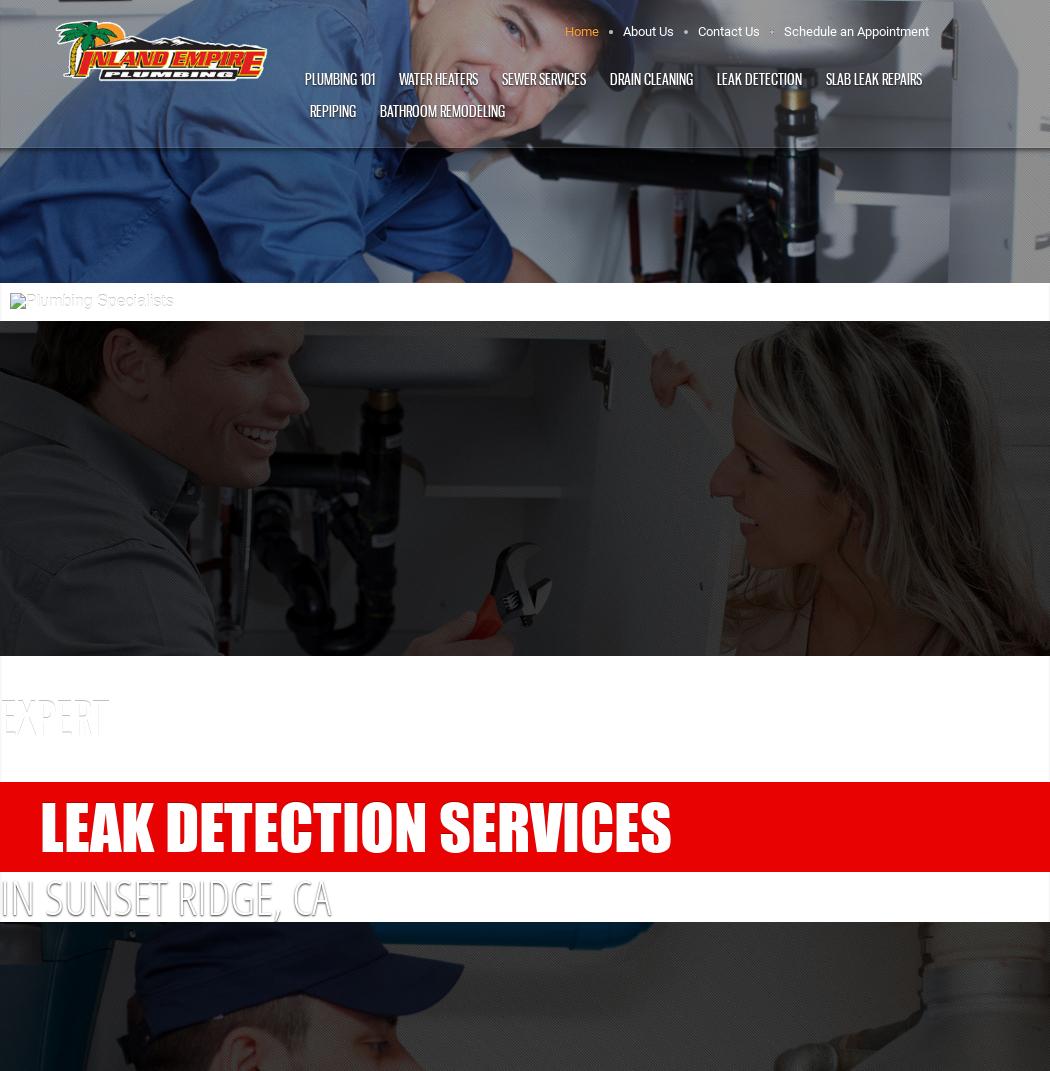  I want to click on 'Repiping', so click(332, 110).